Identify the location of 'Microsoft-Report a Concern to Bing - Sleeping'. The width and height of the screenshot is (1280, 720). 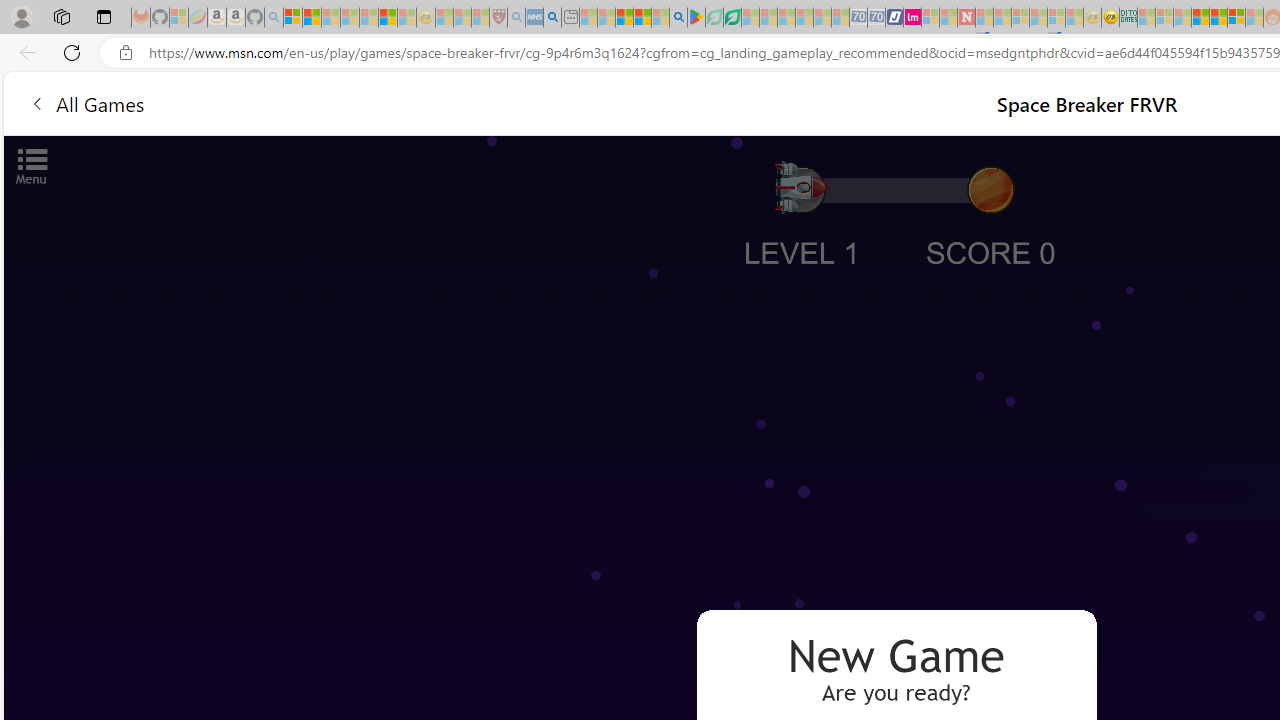
(179, 17).